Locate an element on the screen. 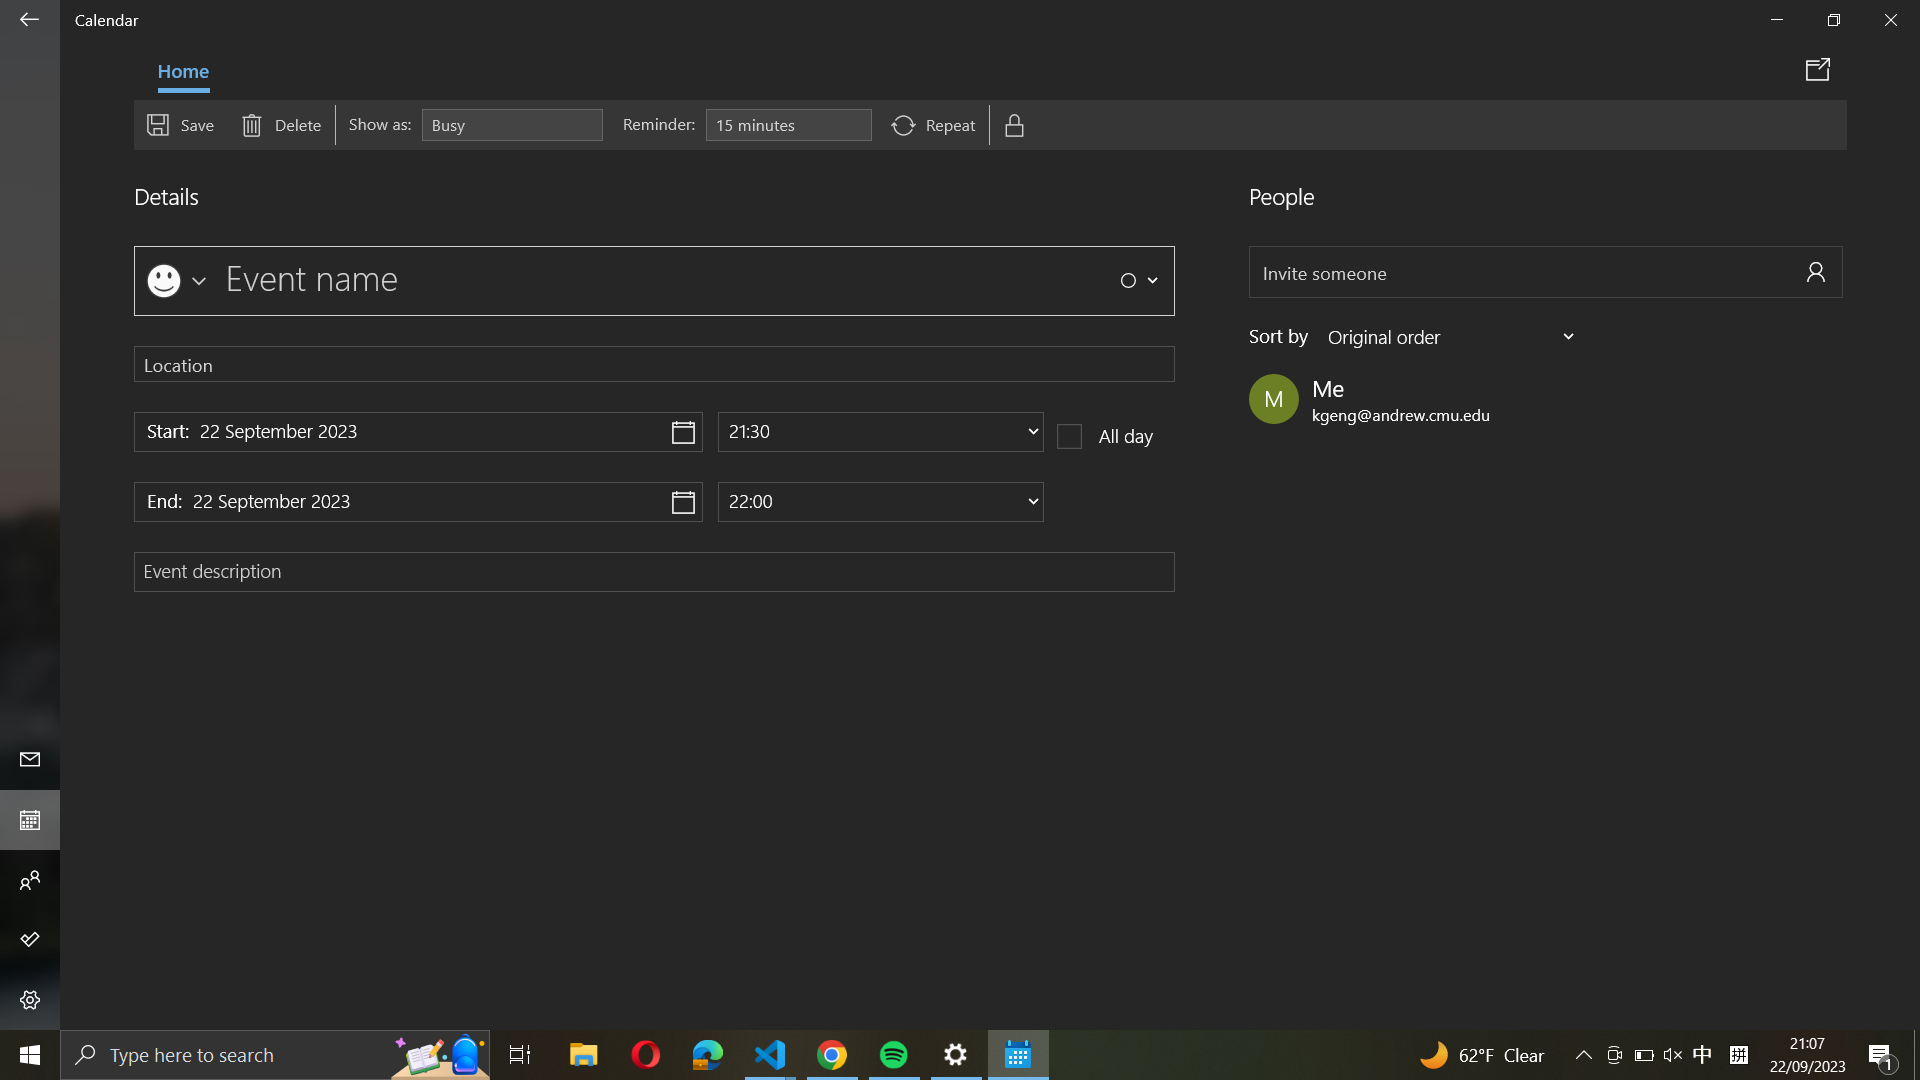  Draft an event invitation for the email "abc@example.com is located at coordinates (1545, 272).